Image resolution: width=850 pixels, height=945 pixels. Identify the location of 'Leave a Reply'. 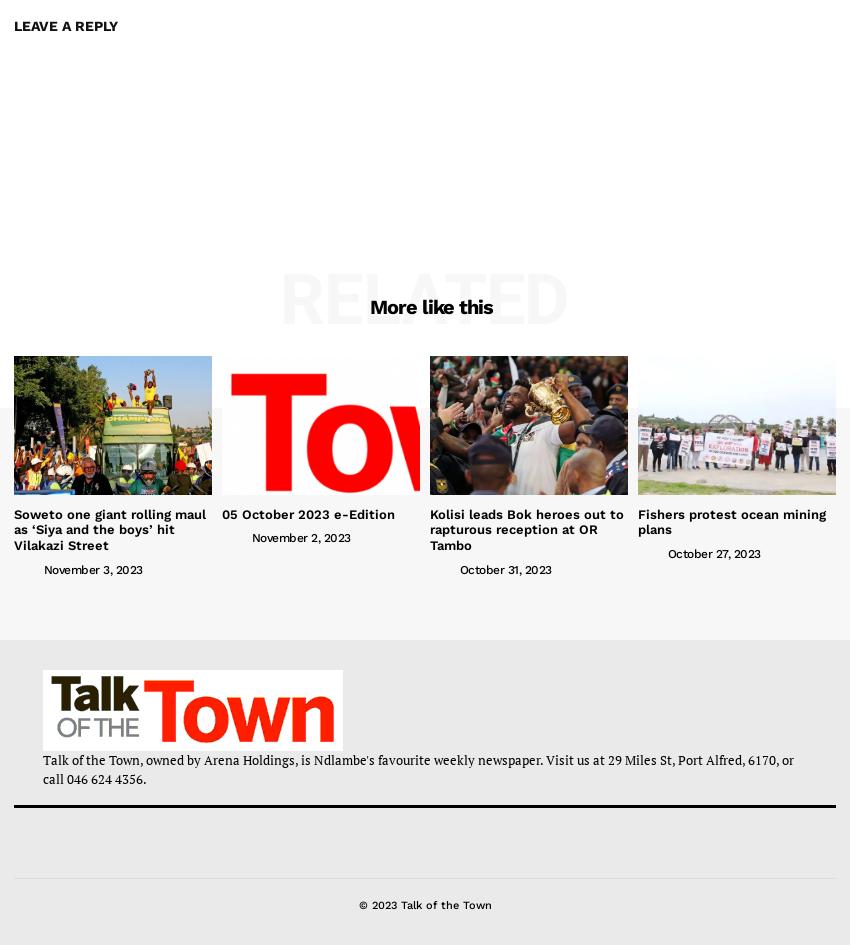
(65, 25).